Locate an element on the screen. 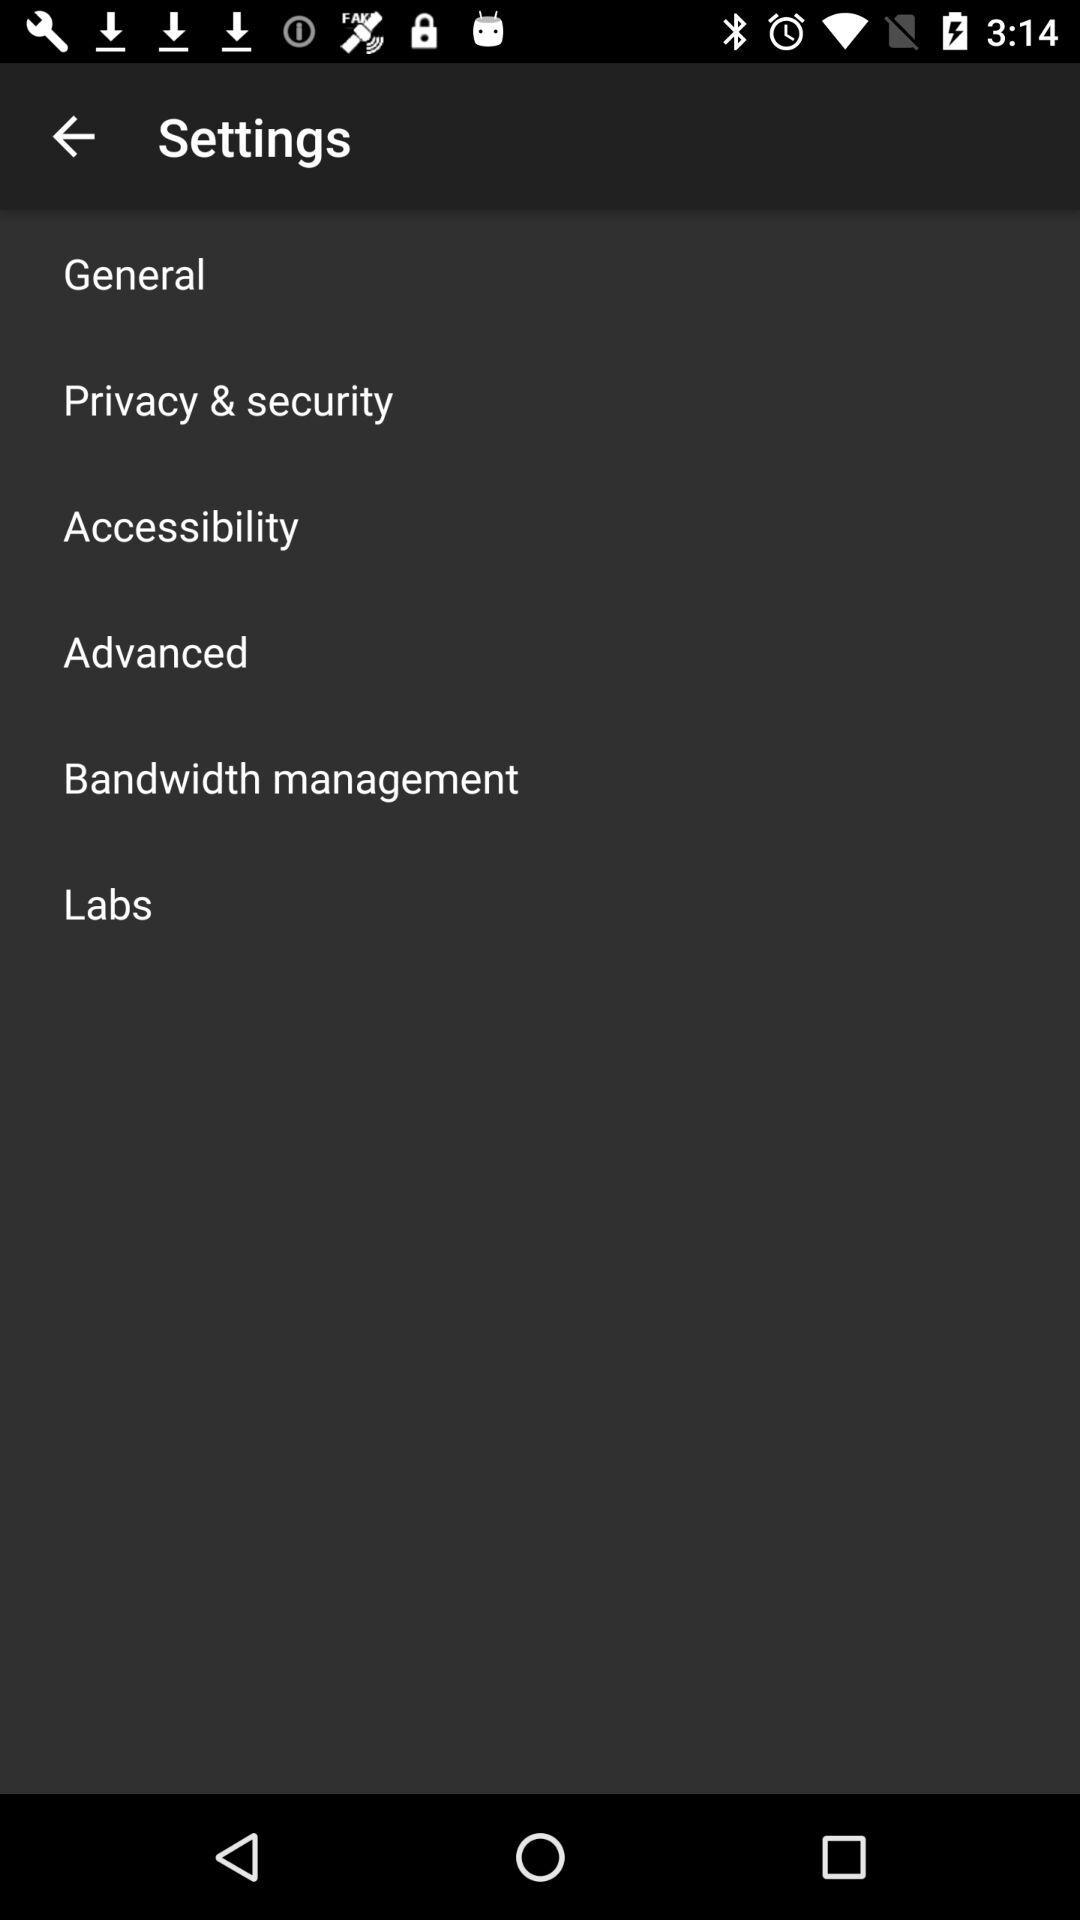 The height and width of the screenshot is (1920, 1080). icon above the bandwidth management icon is located at coordinates (154, 651).